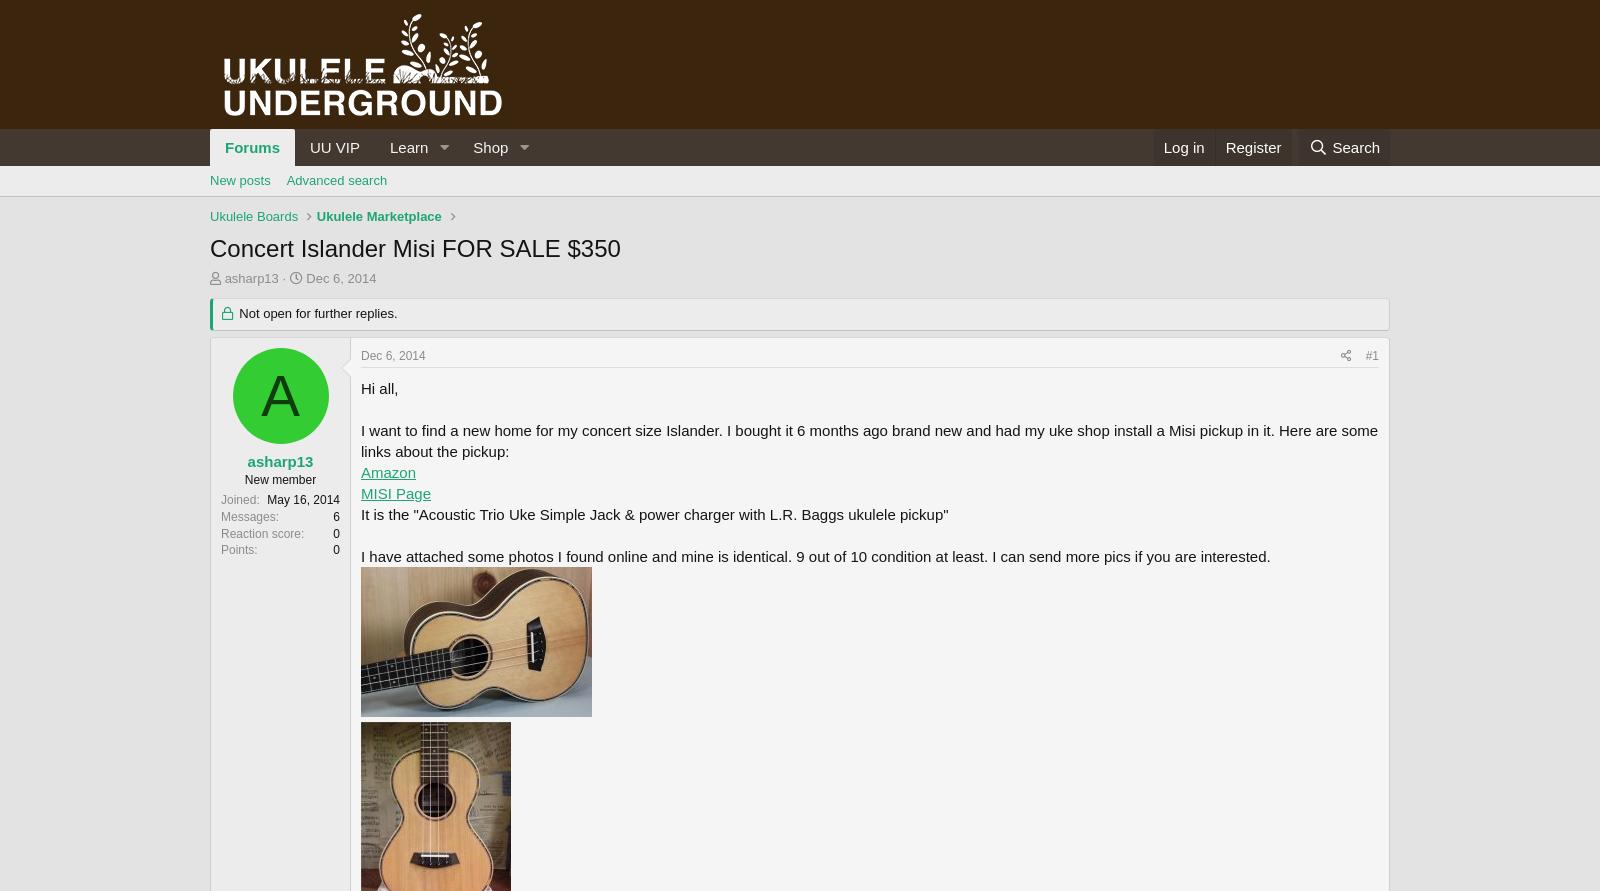 Image resolution: width=1600 pixels, height=891 pixels. Describe the element at coordinates (254, 216) in the screenshot. I see `'Ukulele Boards'` at that location.